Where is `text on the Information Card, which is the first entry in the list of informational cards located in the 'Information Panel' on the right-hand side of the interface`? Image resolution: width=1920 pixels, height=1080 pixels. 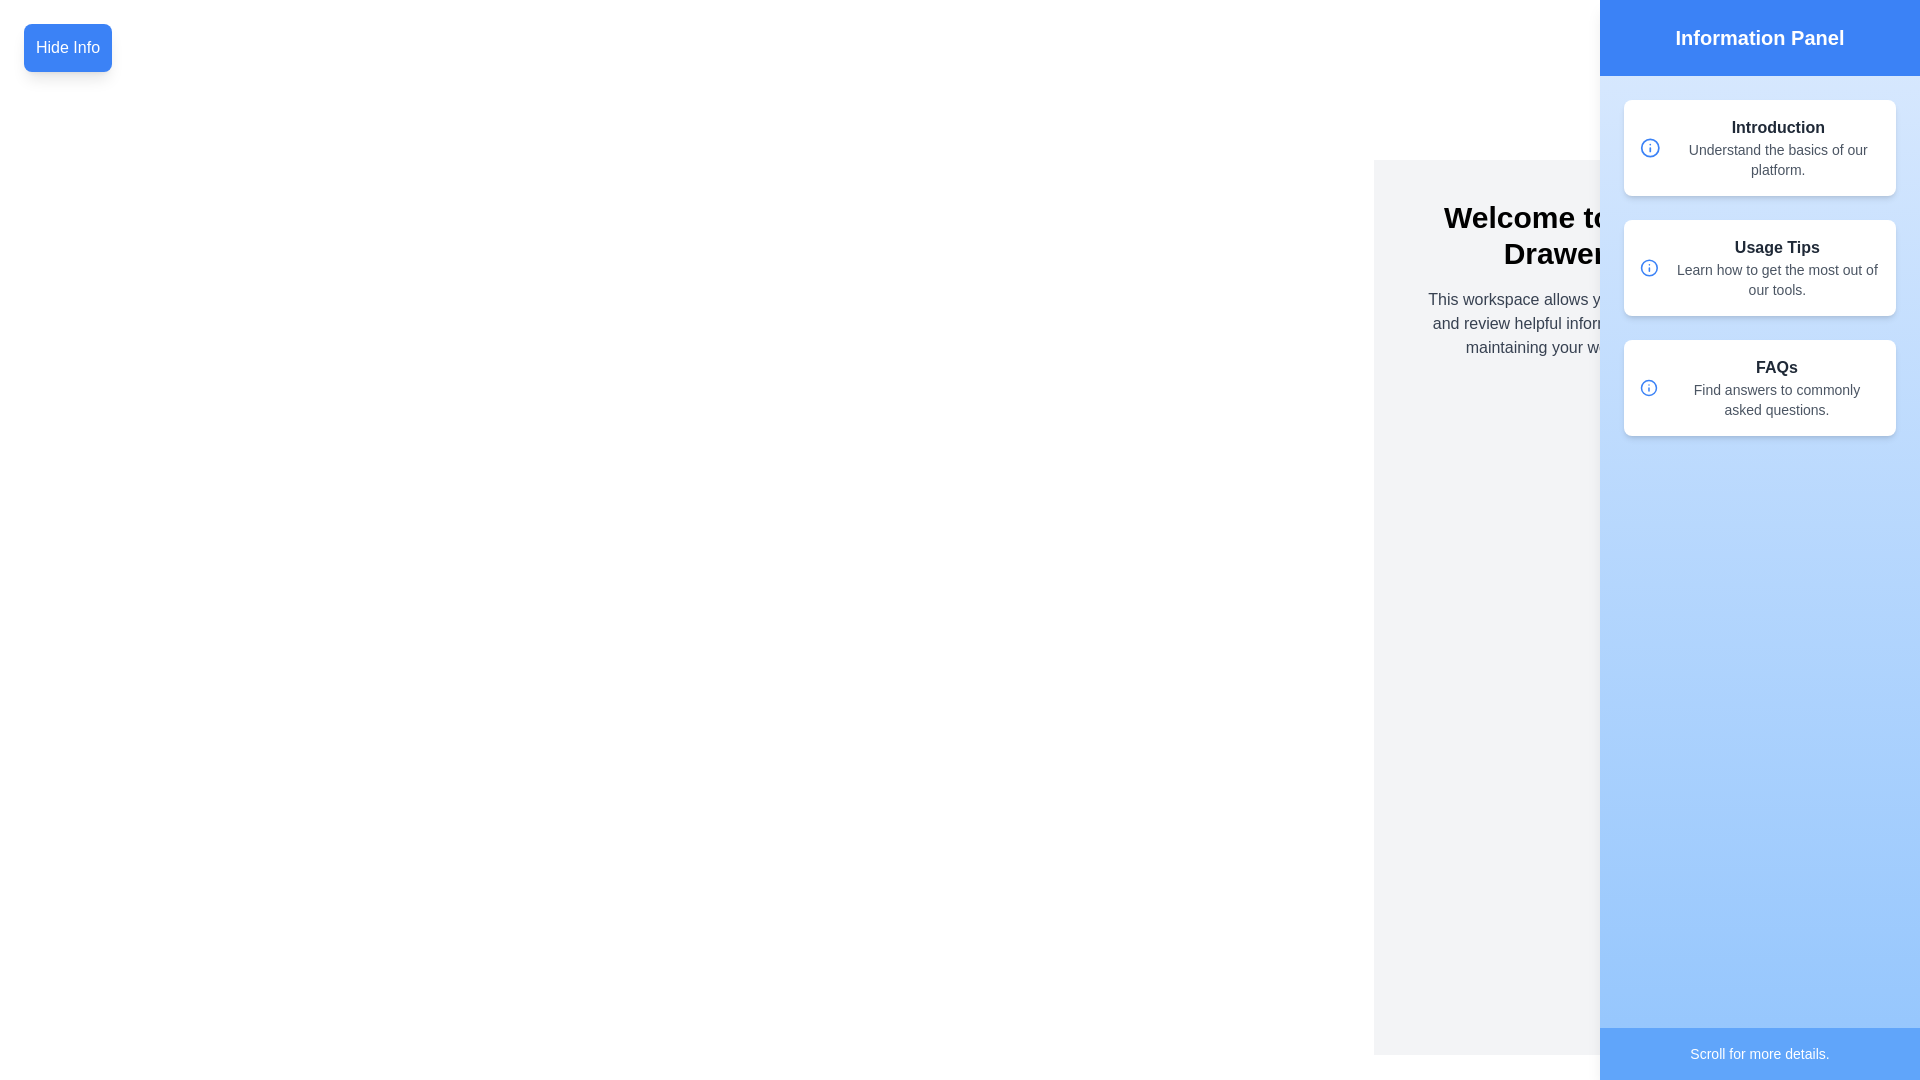 text on the Information Card, which is the first entry in the list of informational cards located in the 'Information Panel' on the right-hand side of the interface is located at coordinates (1760, 146).